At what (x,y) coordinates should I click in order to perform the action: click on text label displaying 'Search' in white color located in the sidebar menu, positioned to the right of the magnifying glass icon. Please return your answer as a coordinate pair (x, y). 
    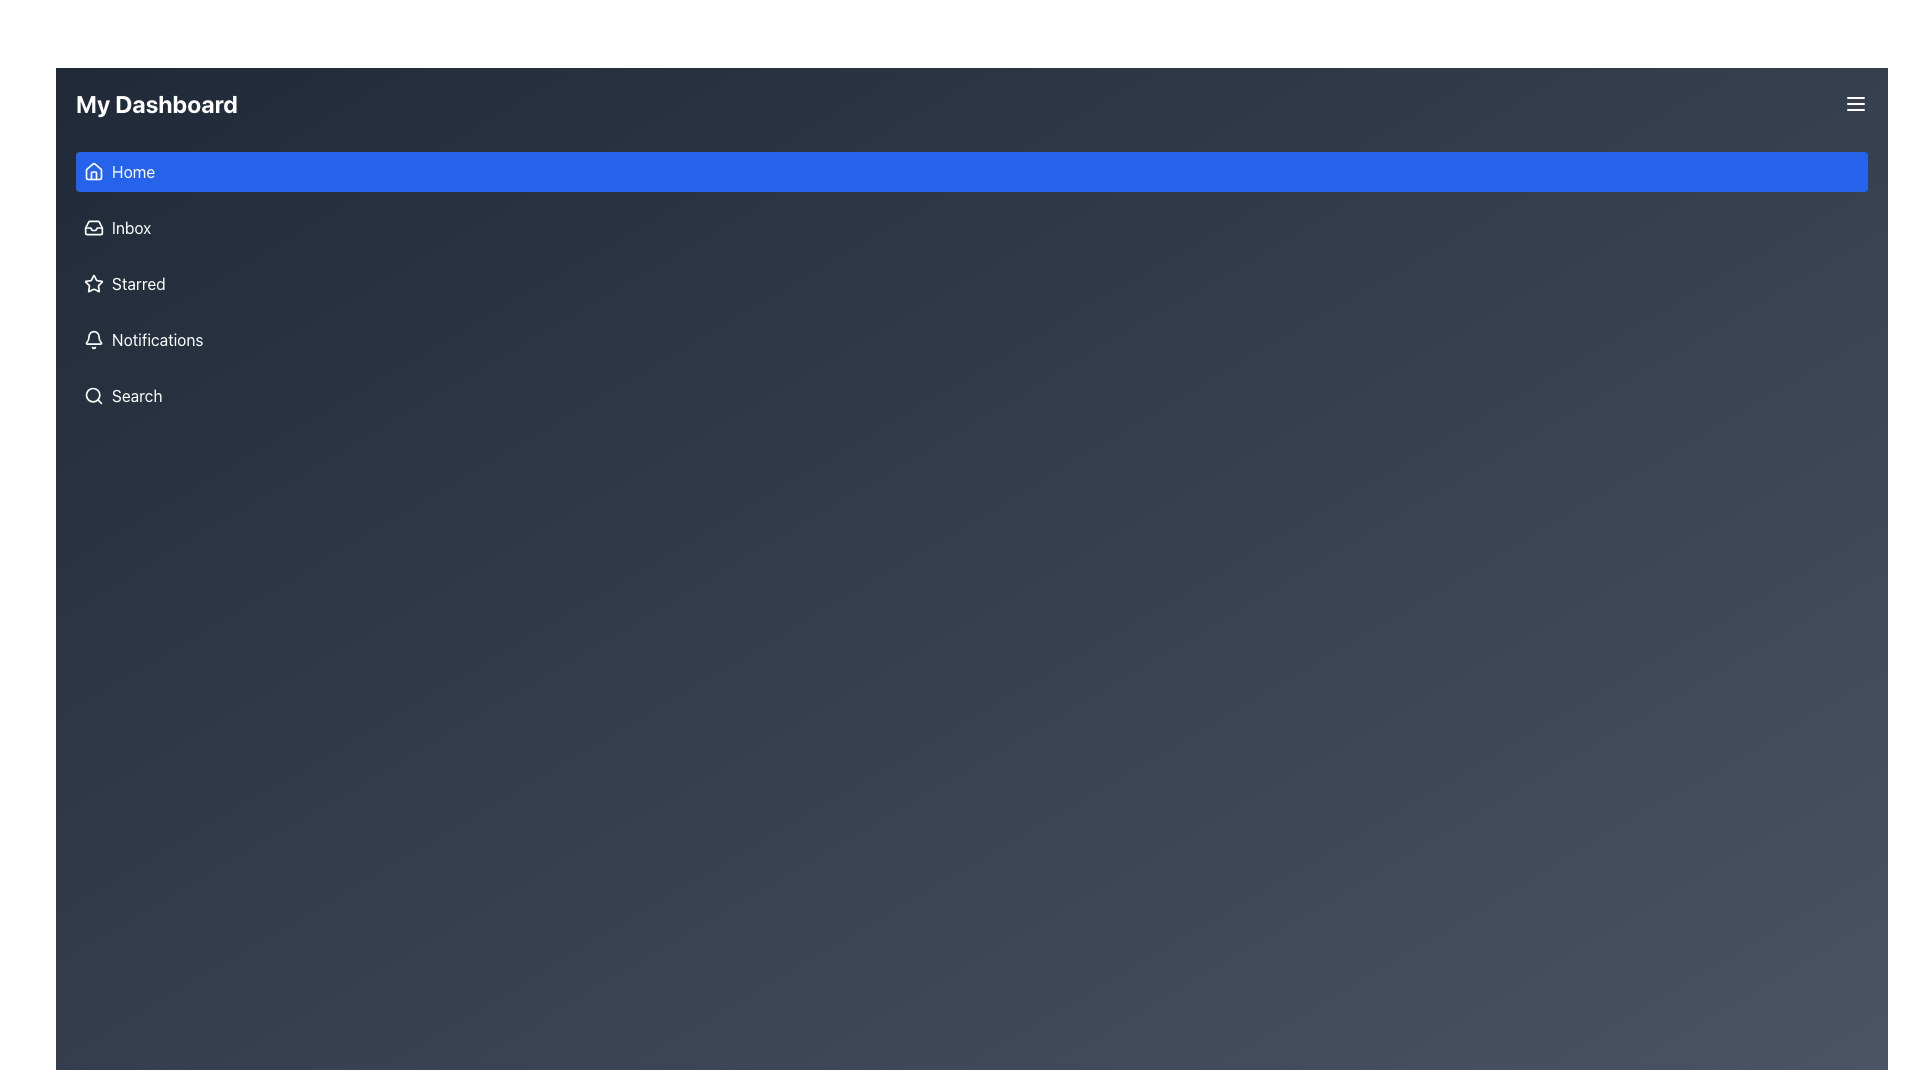
    Looking at the image, I should click on (136, 396).